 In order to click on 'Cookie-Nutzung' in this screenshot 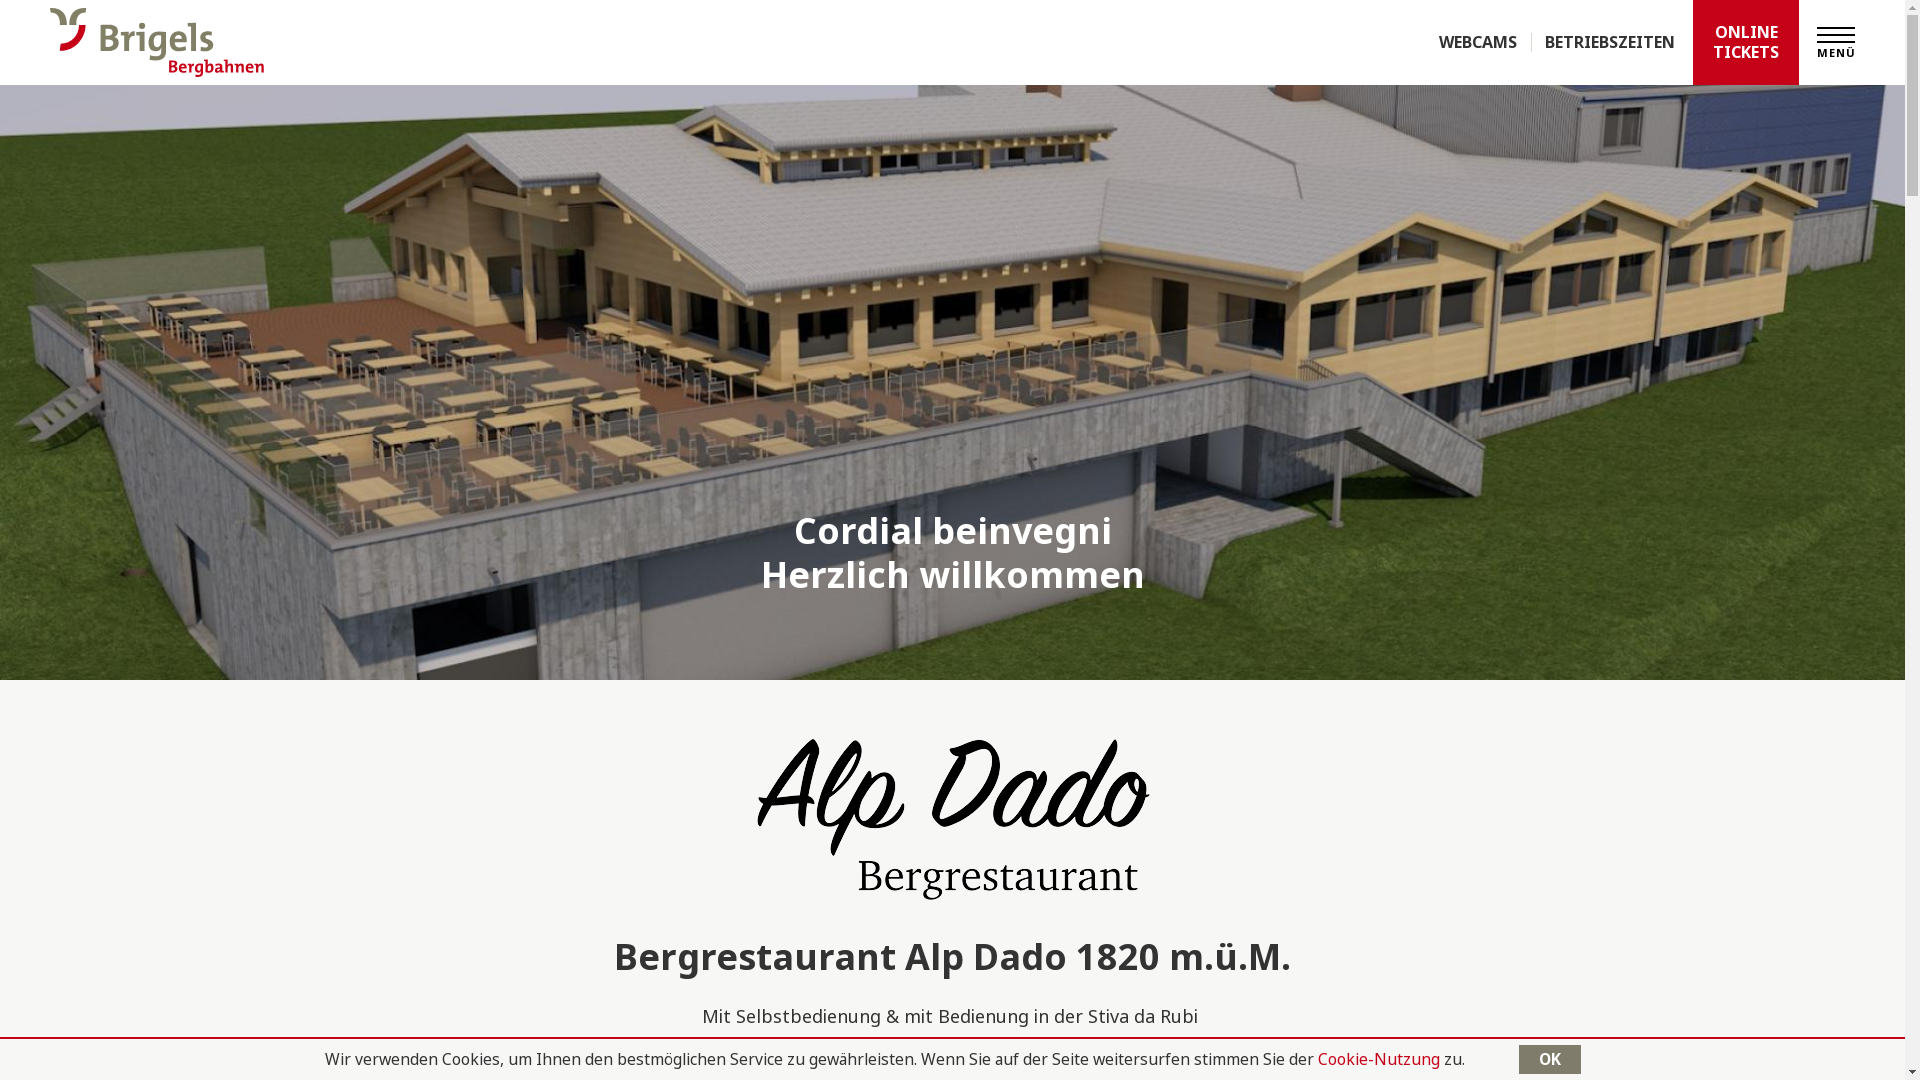, I will do `click(1318, 1058)`.